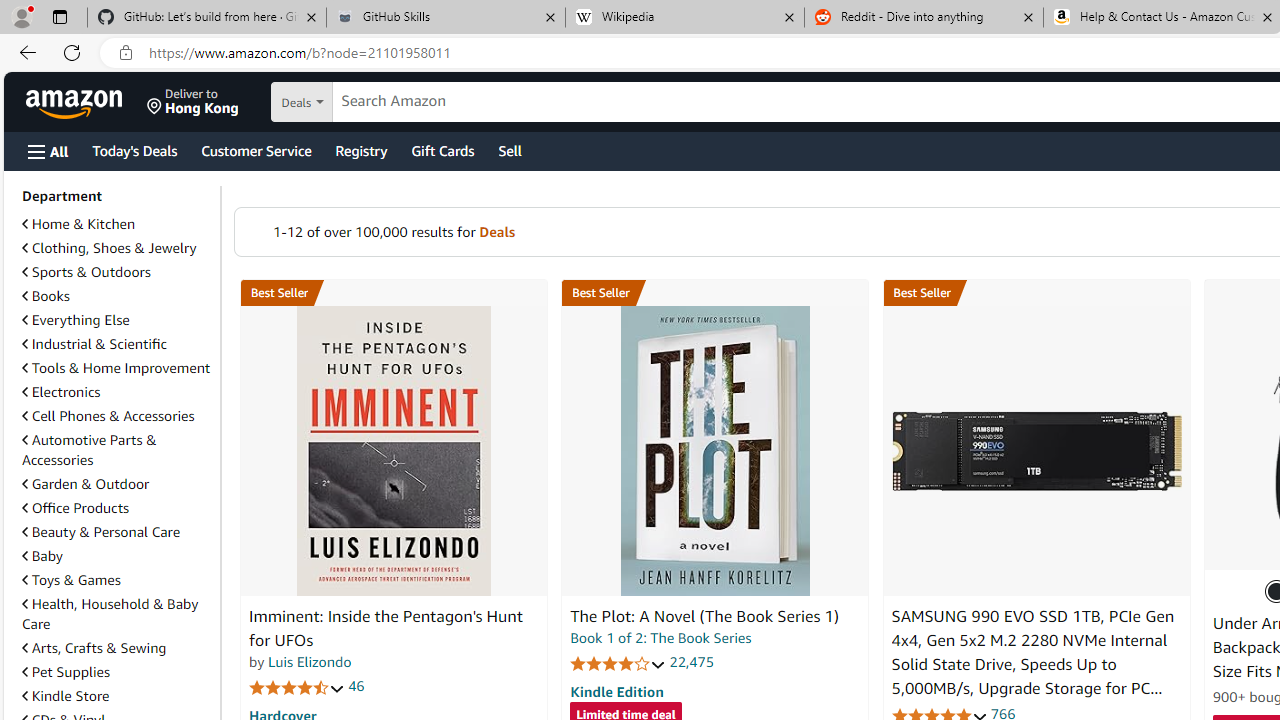  I want to click on 'Sell', so click(510, 149).